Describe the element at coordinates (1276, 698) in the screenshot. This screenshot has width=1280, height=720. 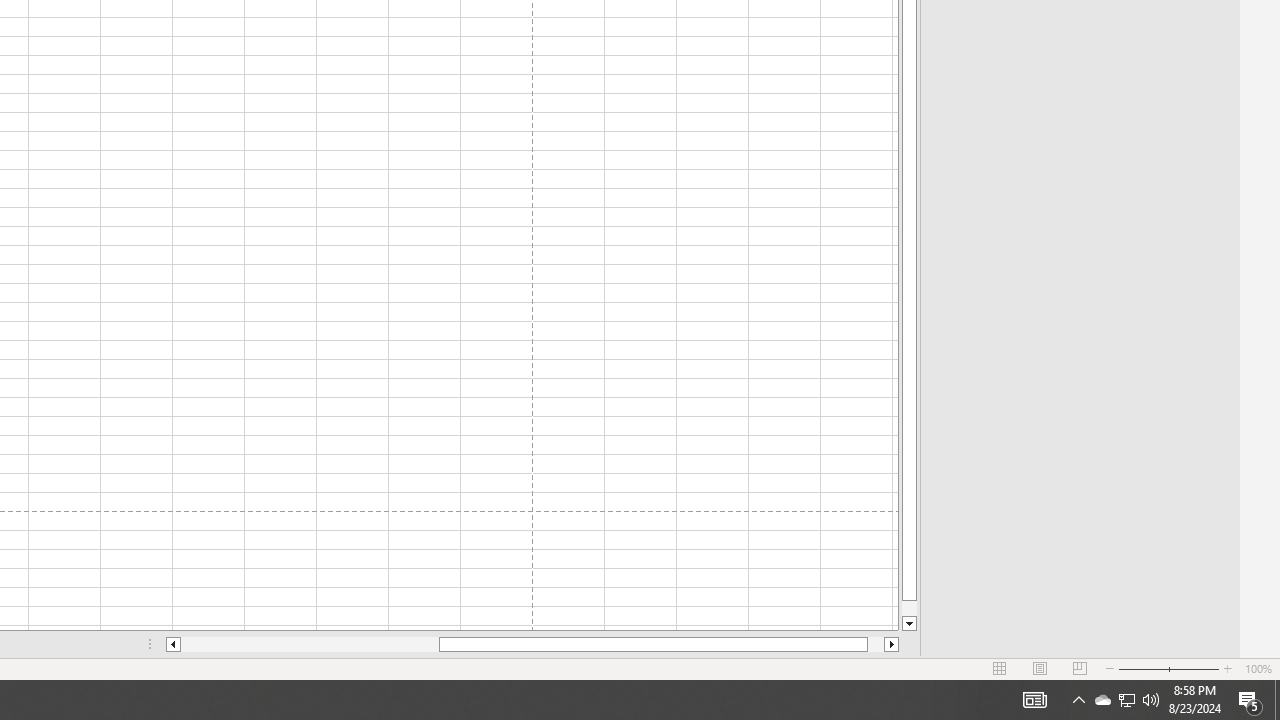
I see `'Show desktop'` at that location.